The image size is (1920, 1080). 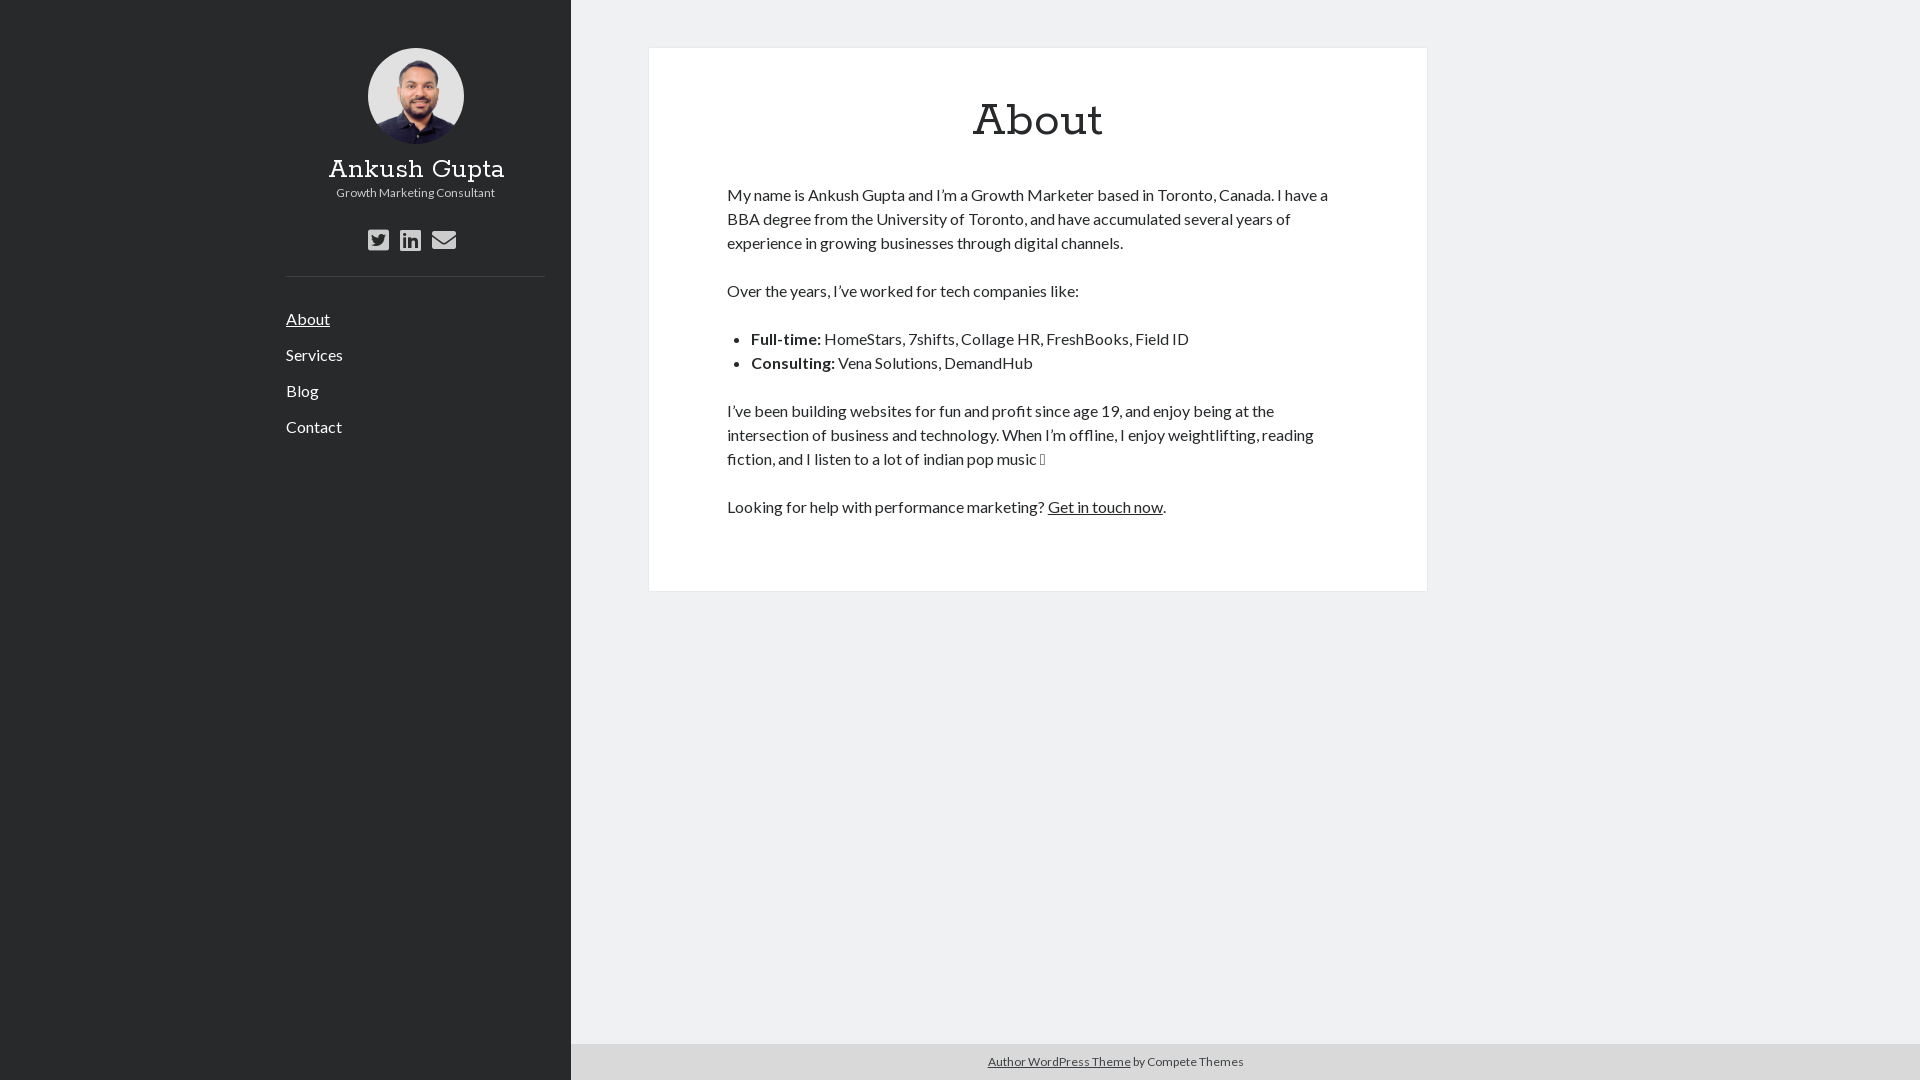 What do you see at coordinates (312, 426) in the screenshot?
I see `'Contact'` at bounding box center [312, 426].